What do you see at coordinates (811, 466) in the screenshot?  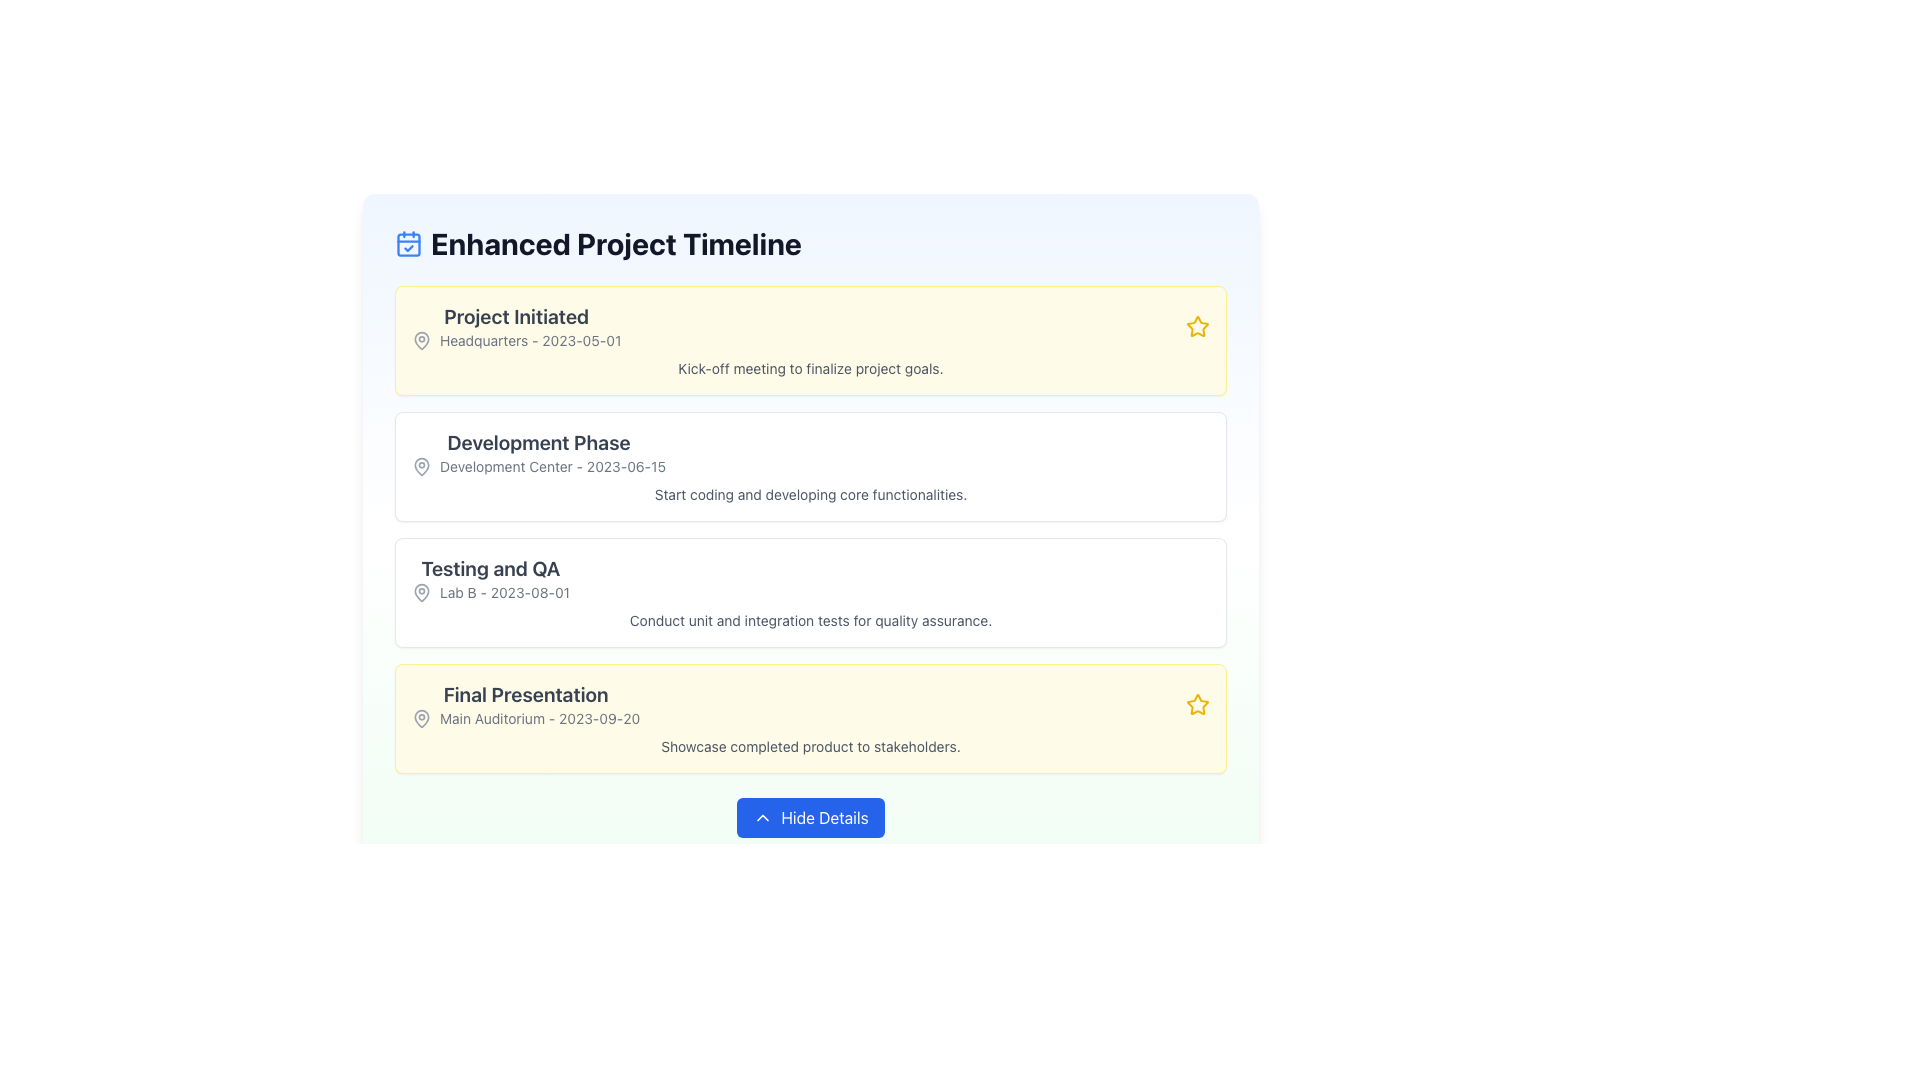 I see `the second informational card titled 'Development Phase' in the 'Enhanced Project Timeline' list, which contains details about the development center and date` at bounding box center [811, 466].